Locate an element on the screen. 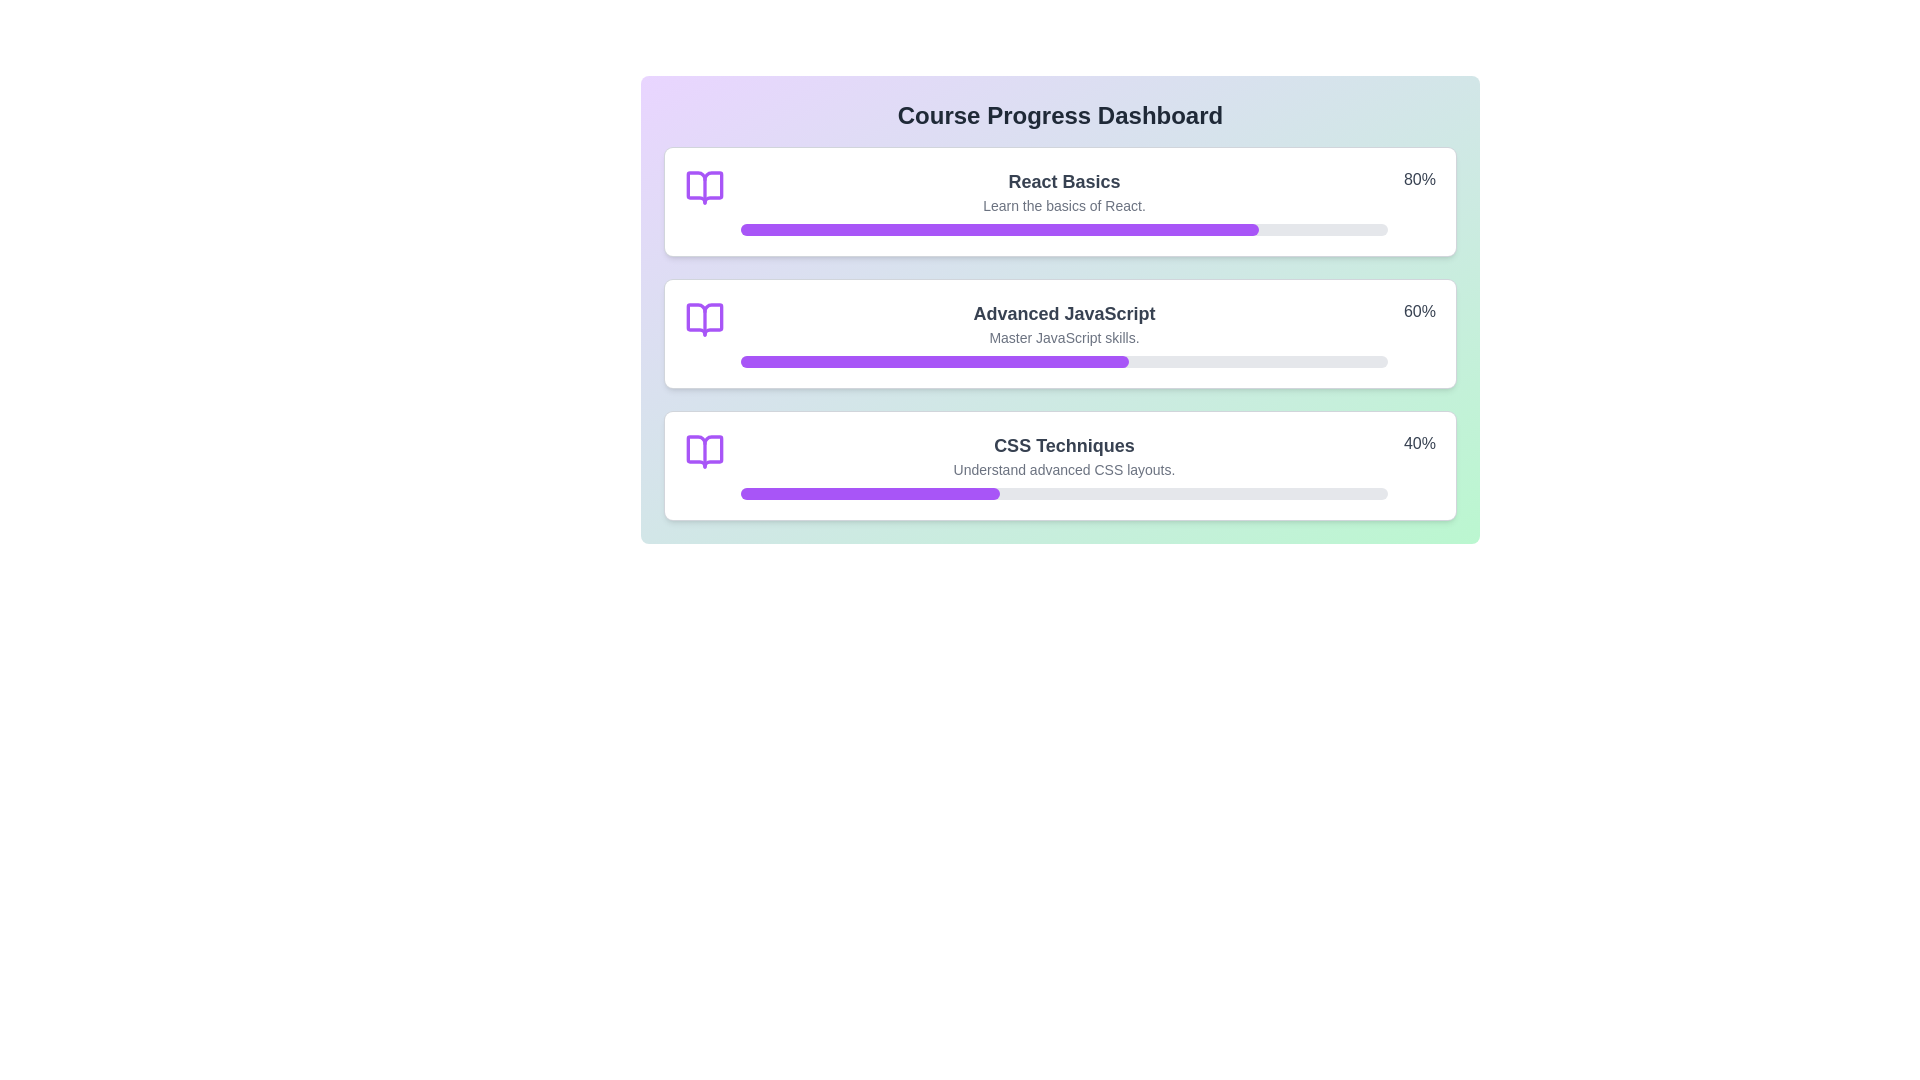 The height and width of the screenshot is (1080, 1920). the progress indicator text label located at the right end of the third progress bar titled 'CSS Techniques' in the 'Course Progress Dashboard' is located at coordinates (1419, 445).